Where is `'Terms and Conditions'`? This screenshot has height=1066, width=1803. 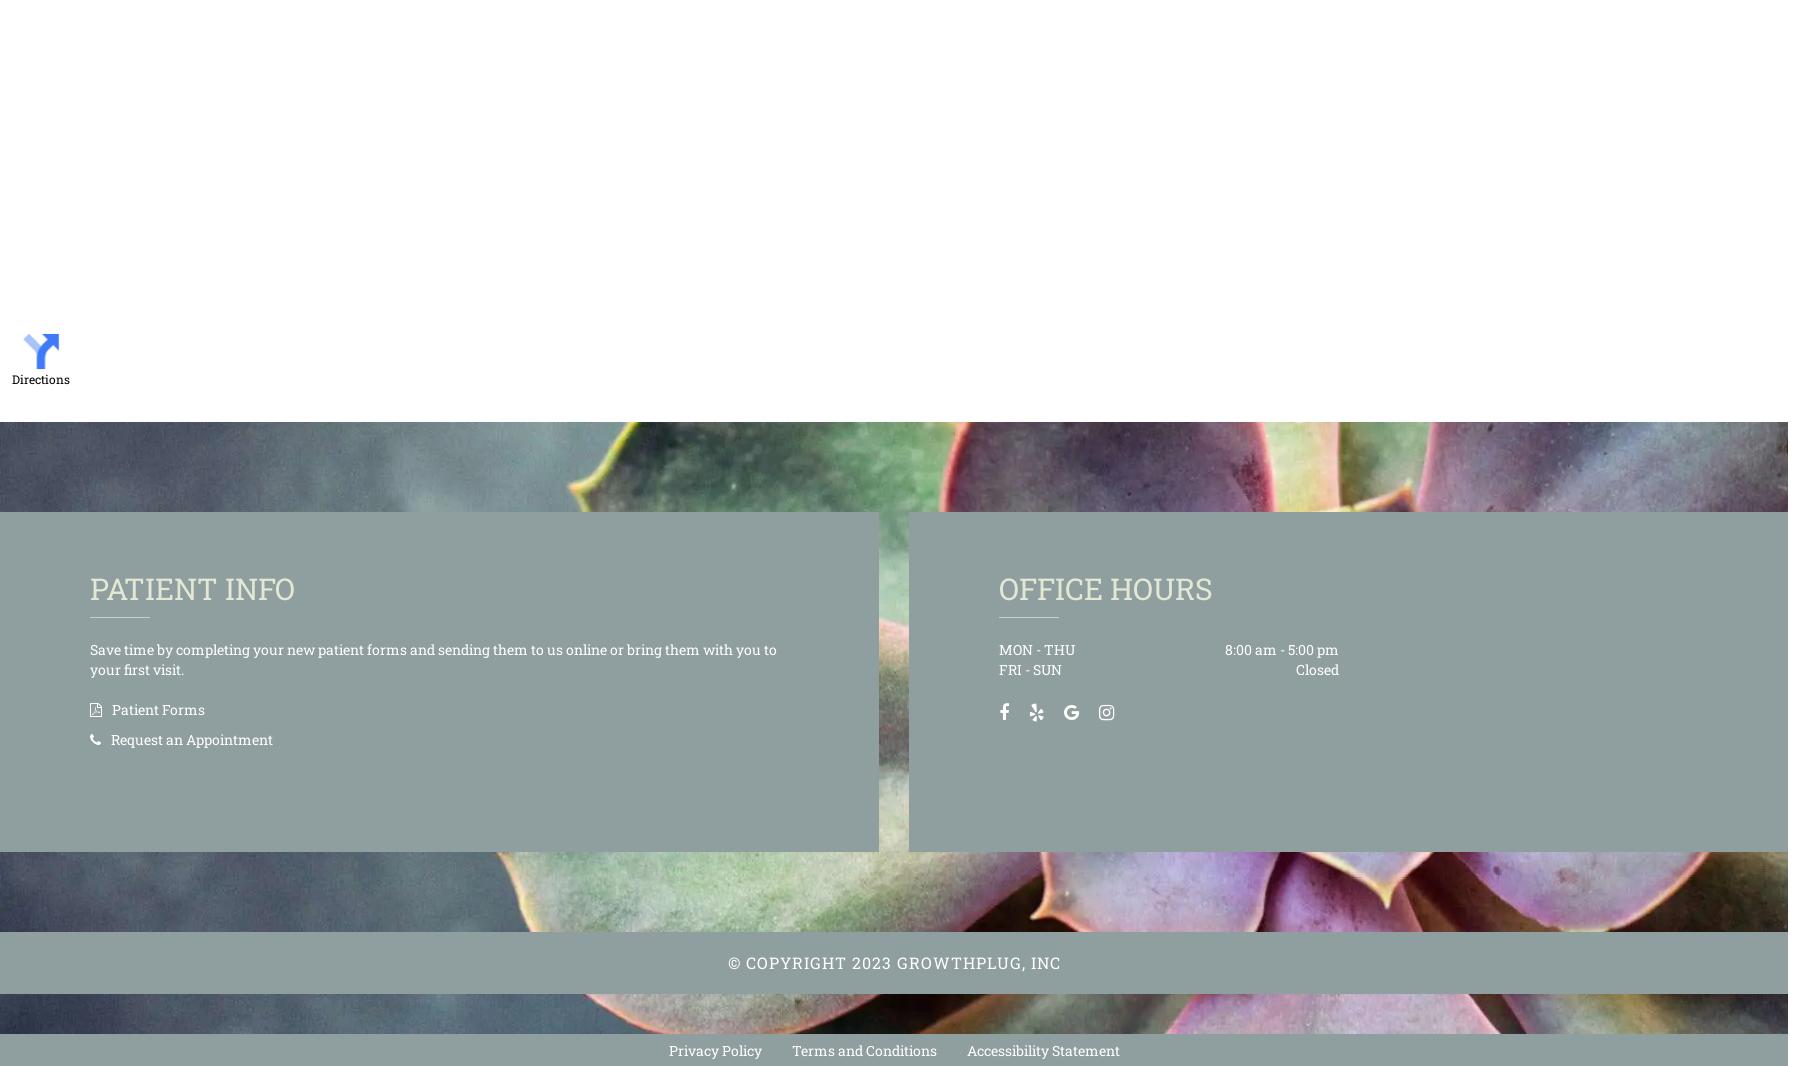 'Terms and Conditions' is located at coordinates (790, 1050).